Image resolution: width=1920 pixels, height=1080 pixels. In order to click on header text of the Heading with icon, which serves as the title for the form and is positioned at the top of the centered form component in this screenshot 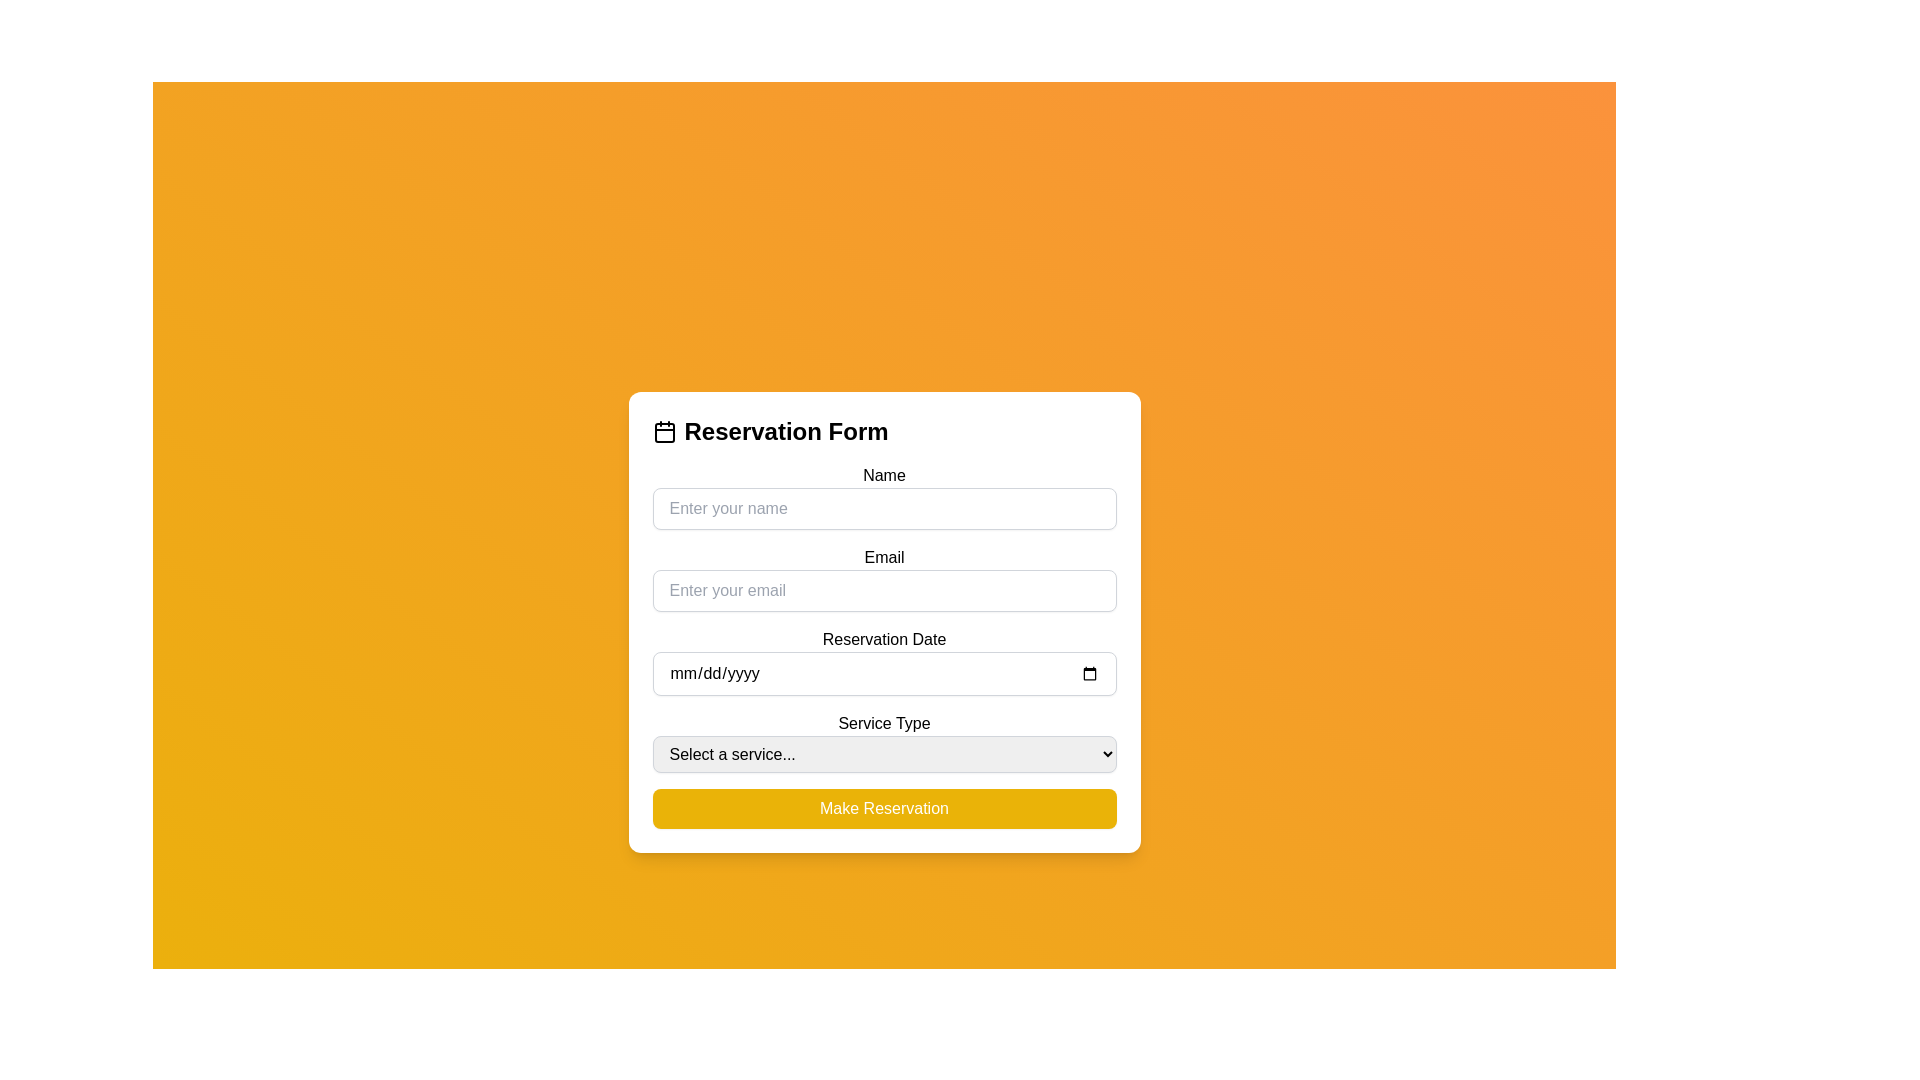, I will do `click(883, 430)`.